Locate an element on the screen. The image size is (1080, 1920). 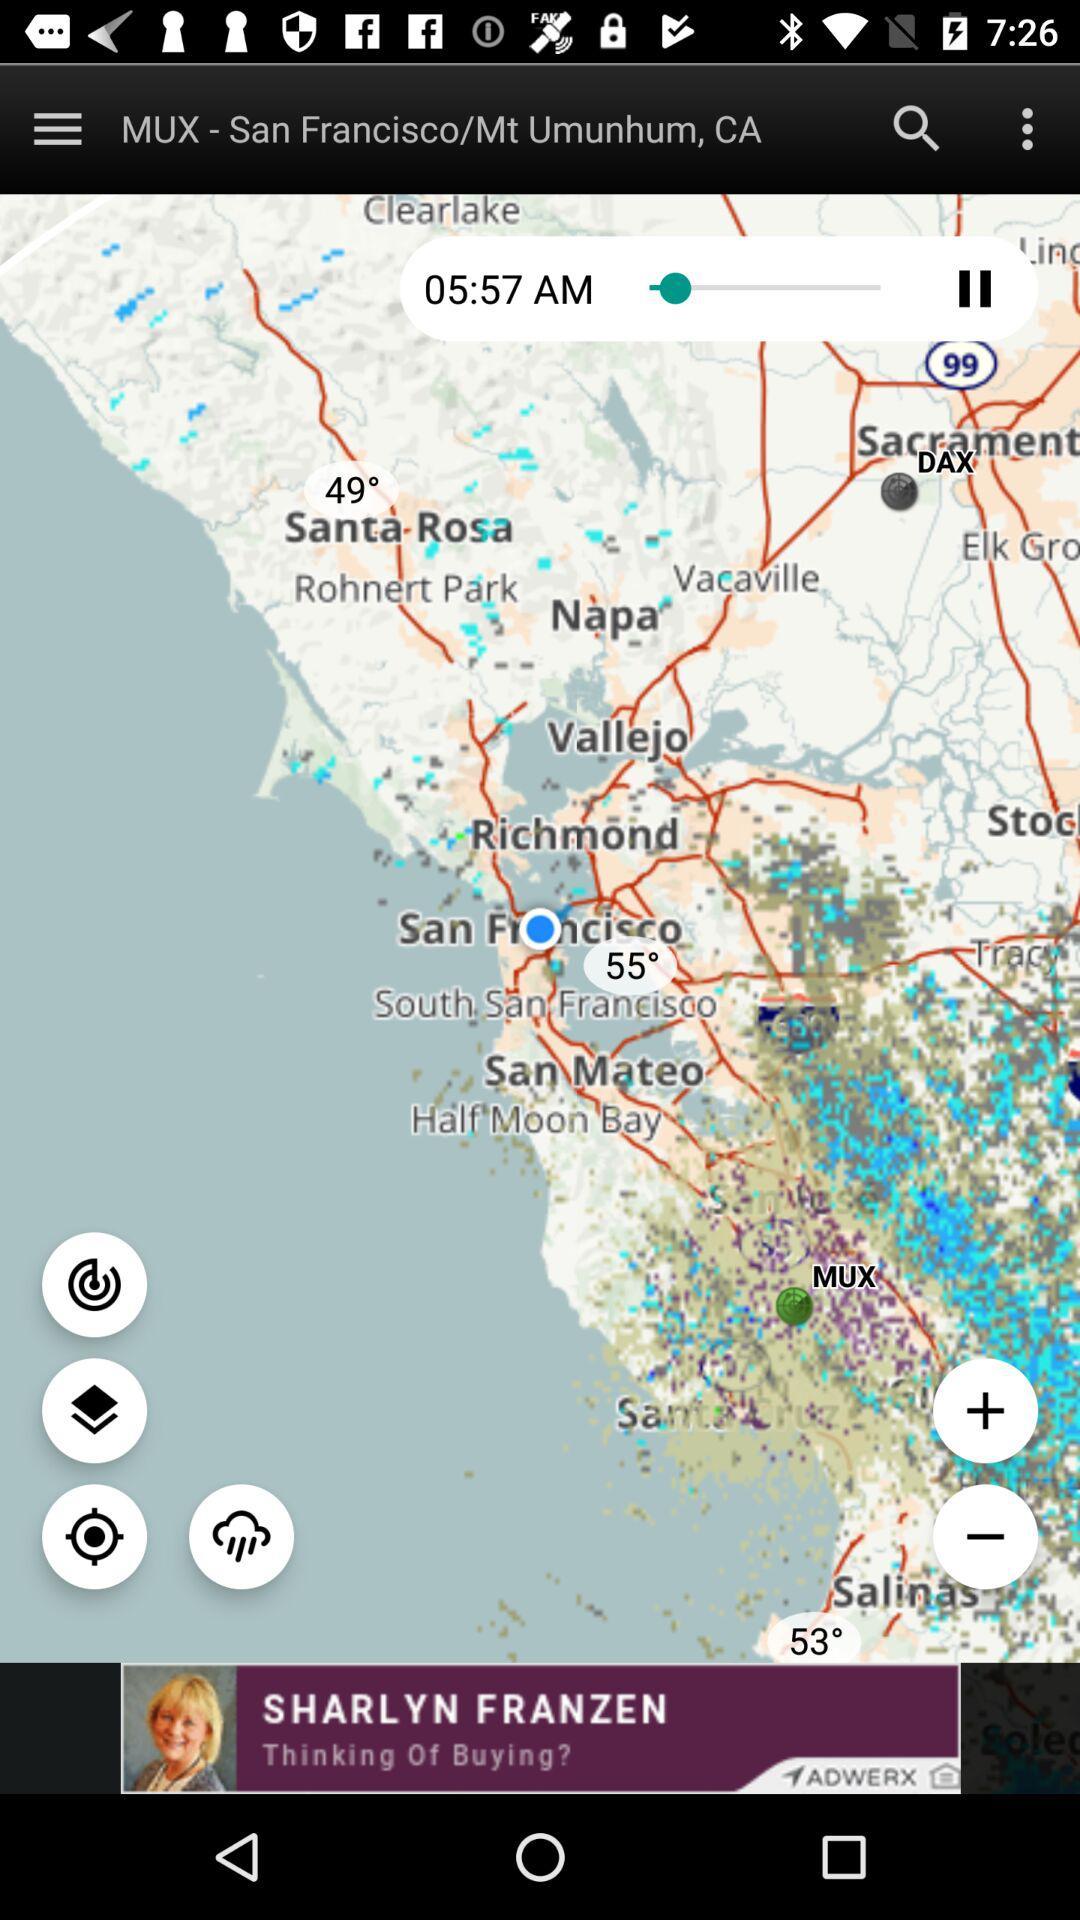
pinpoint location is located at coordinates (94, 1535).